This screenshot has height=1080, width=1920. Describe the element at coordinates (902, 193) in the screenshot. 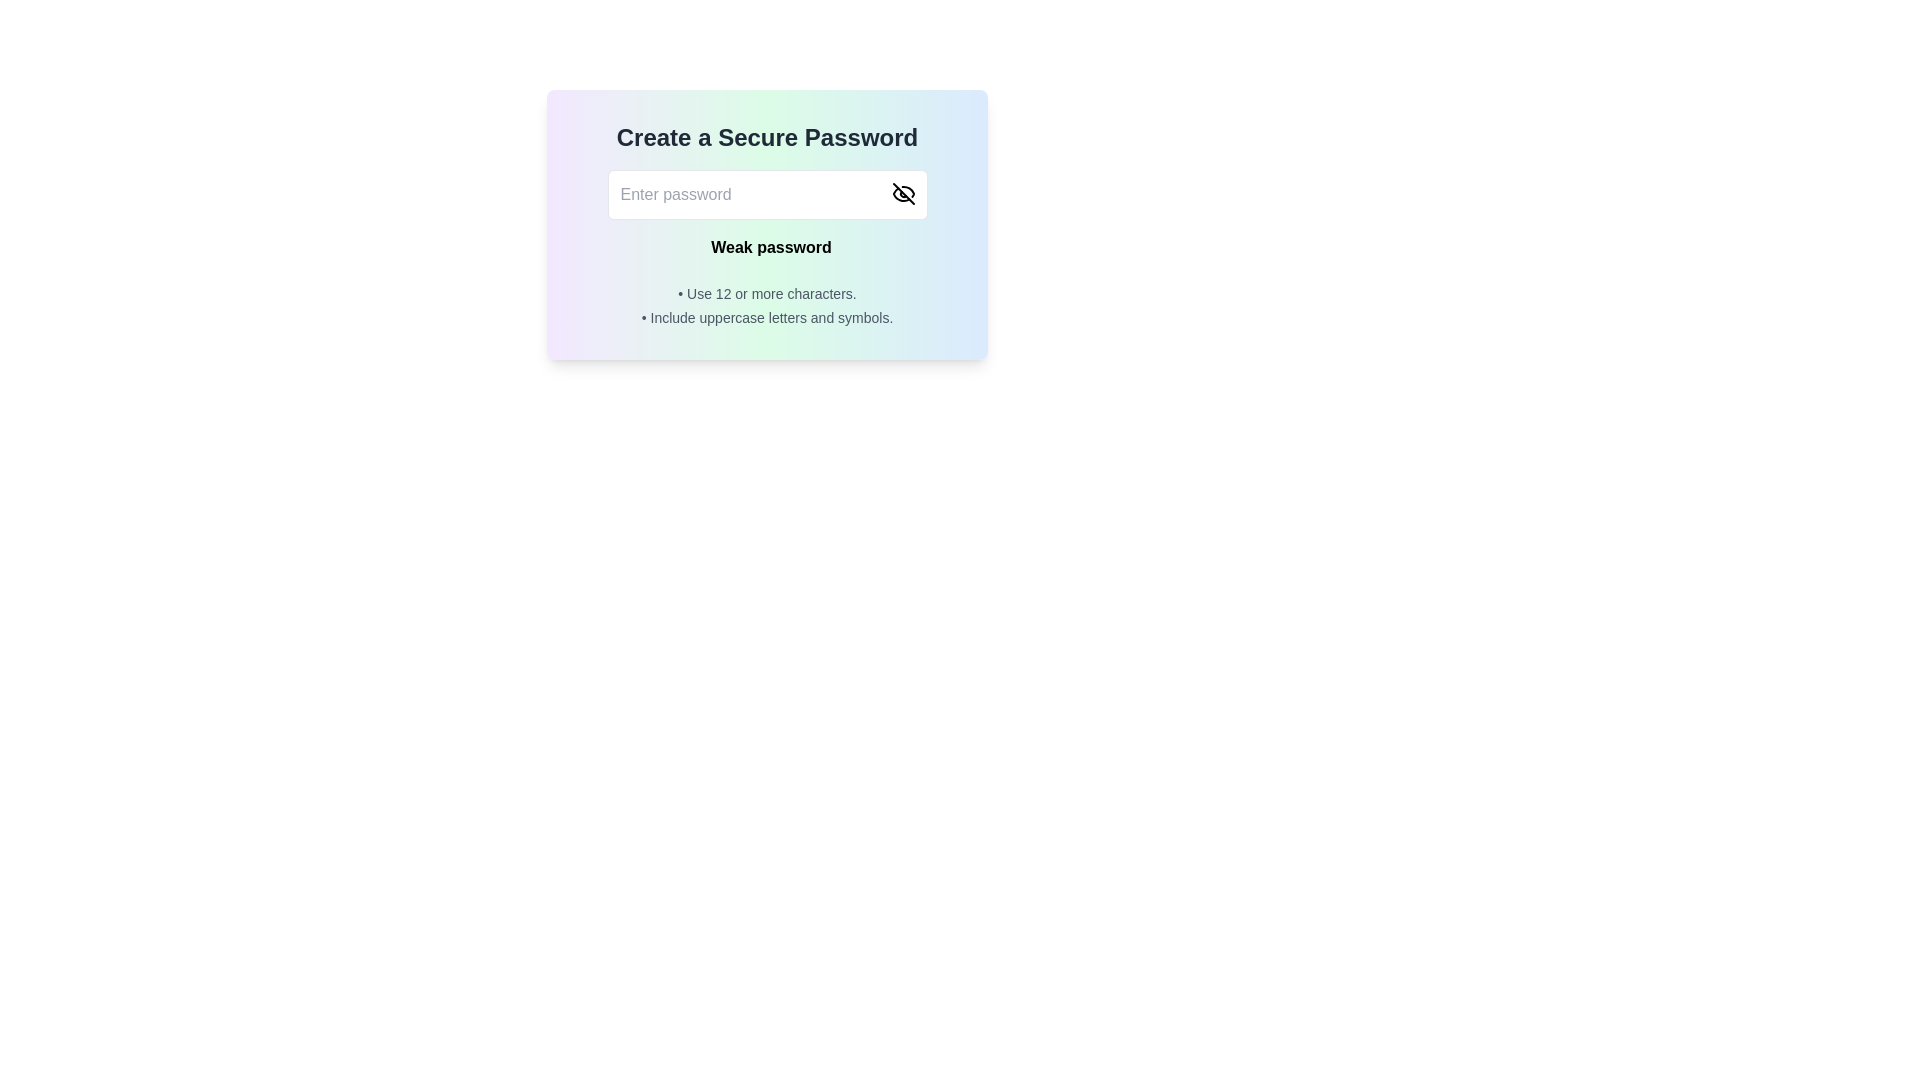

I see `the icon button located at the top-right corner of the password input field` at that location.